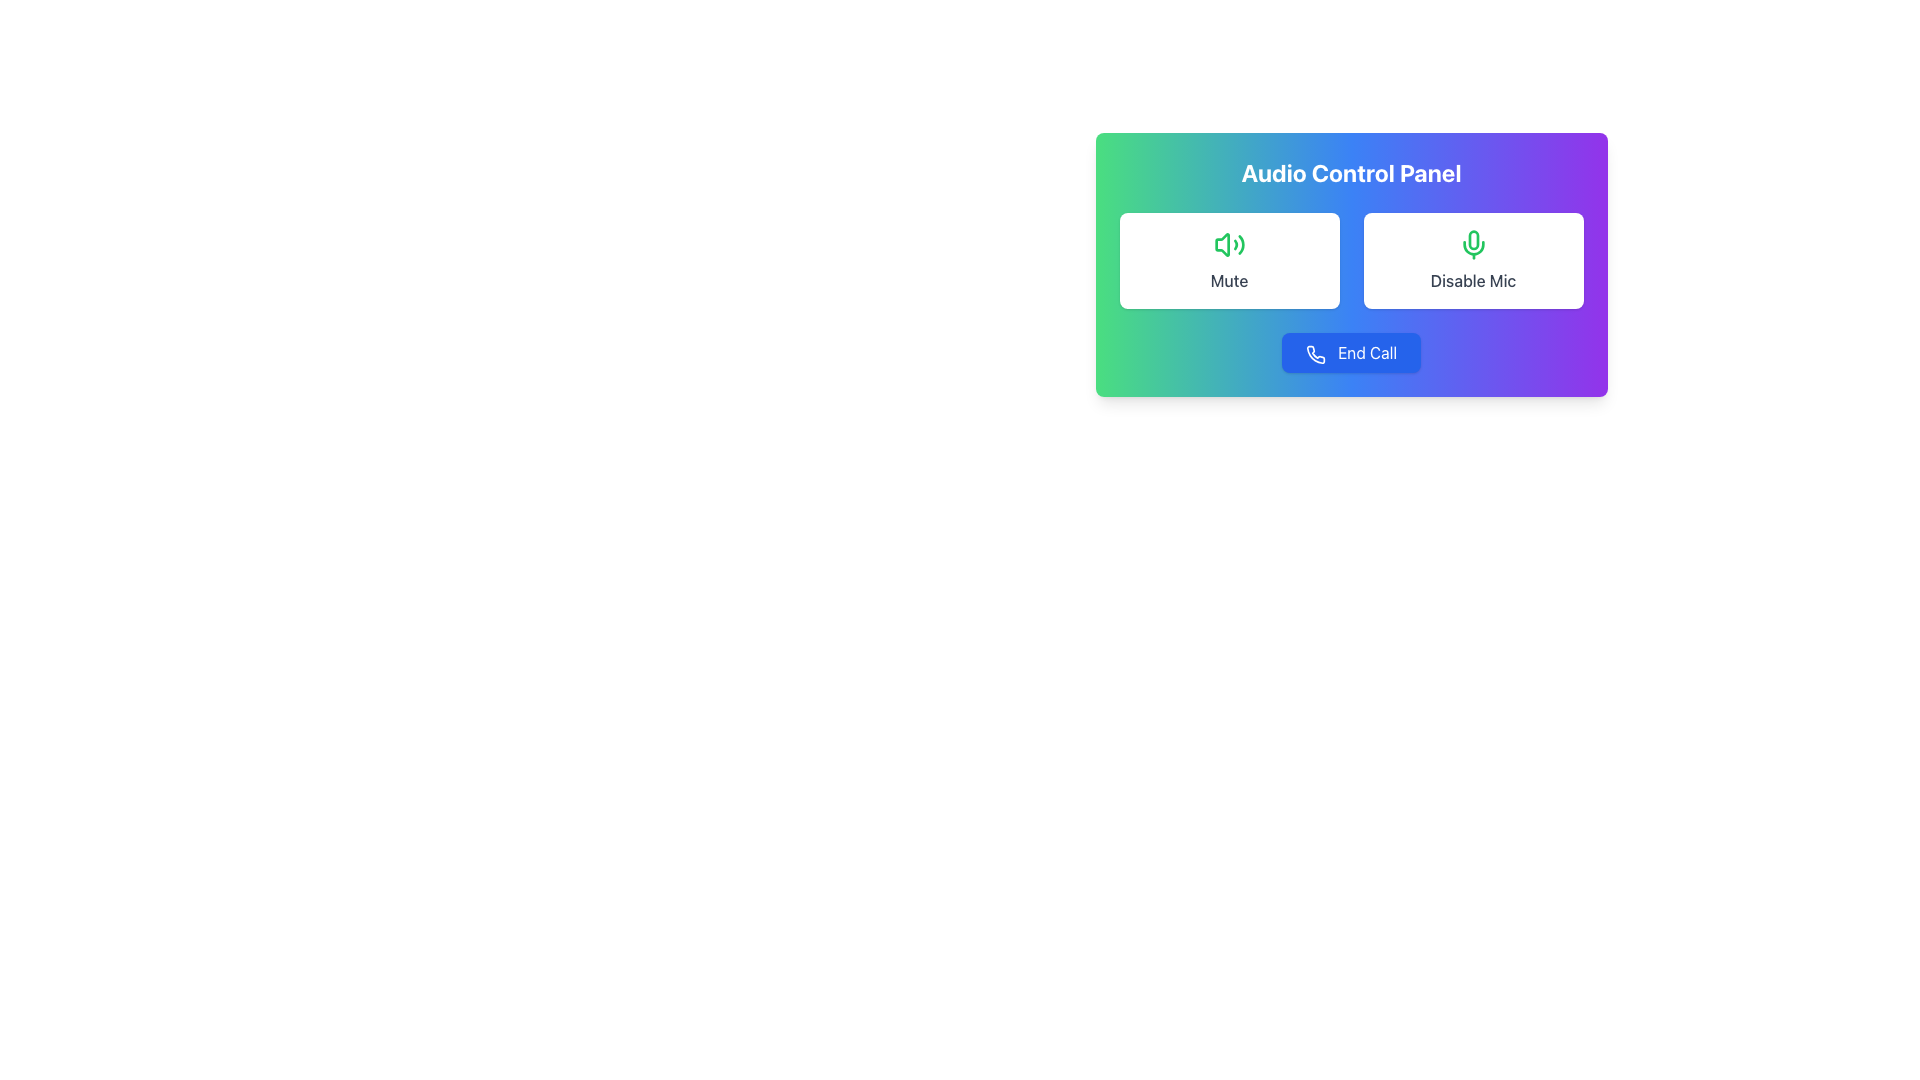 This screenshot has width=1920, height=1080. I want to click on the 'End Call' button located in the lower part of the 'Audio Control Panel', which is centered horizontally and positioned below the 'Mute' and 'Disable Mic' buttons, so click(1351, 352).